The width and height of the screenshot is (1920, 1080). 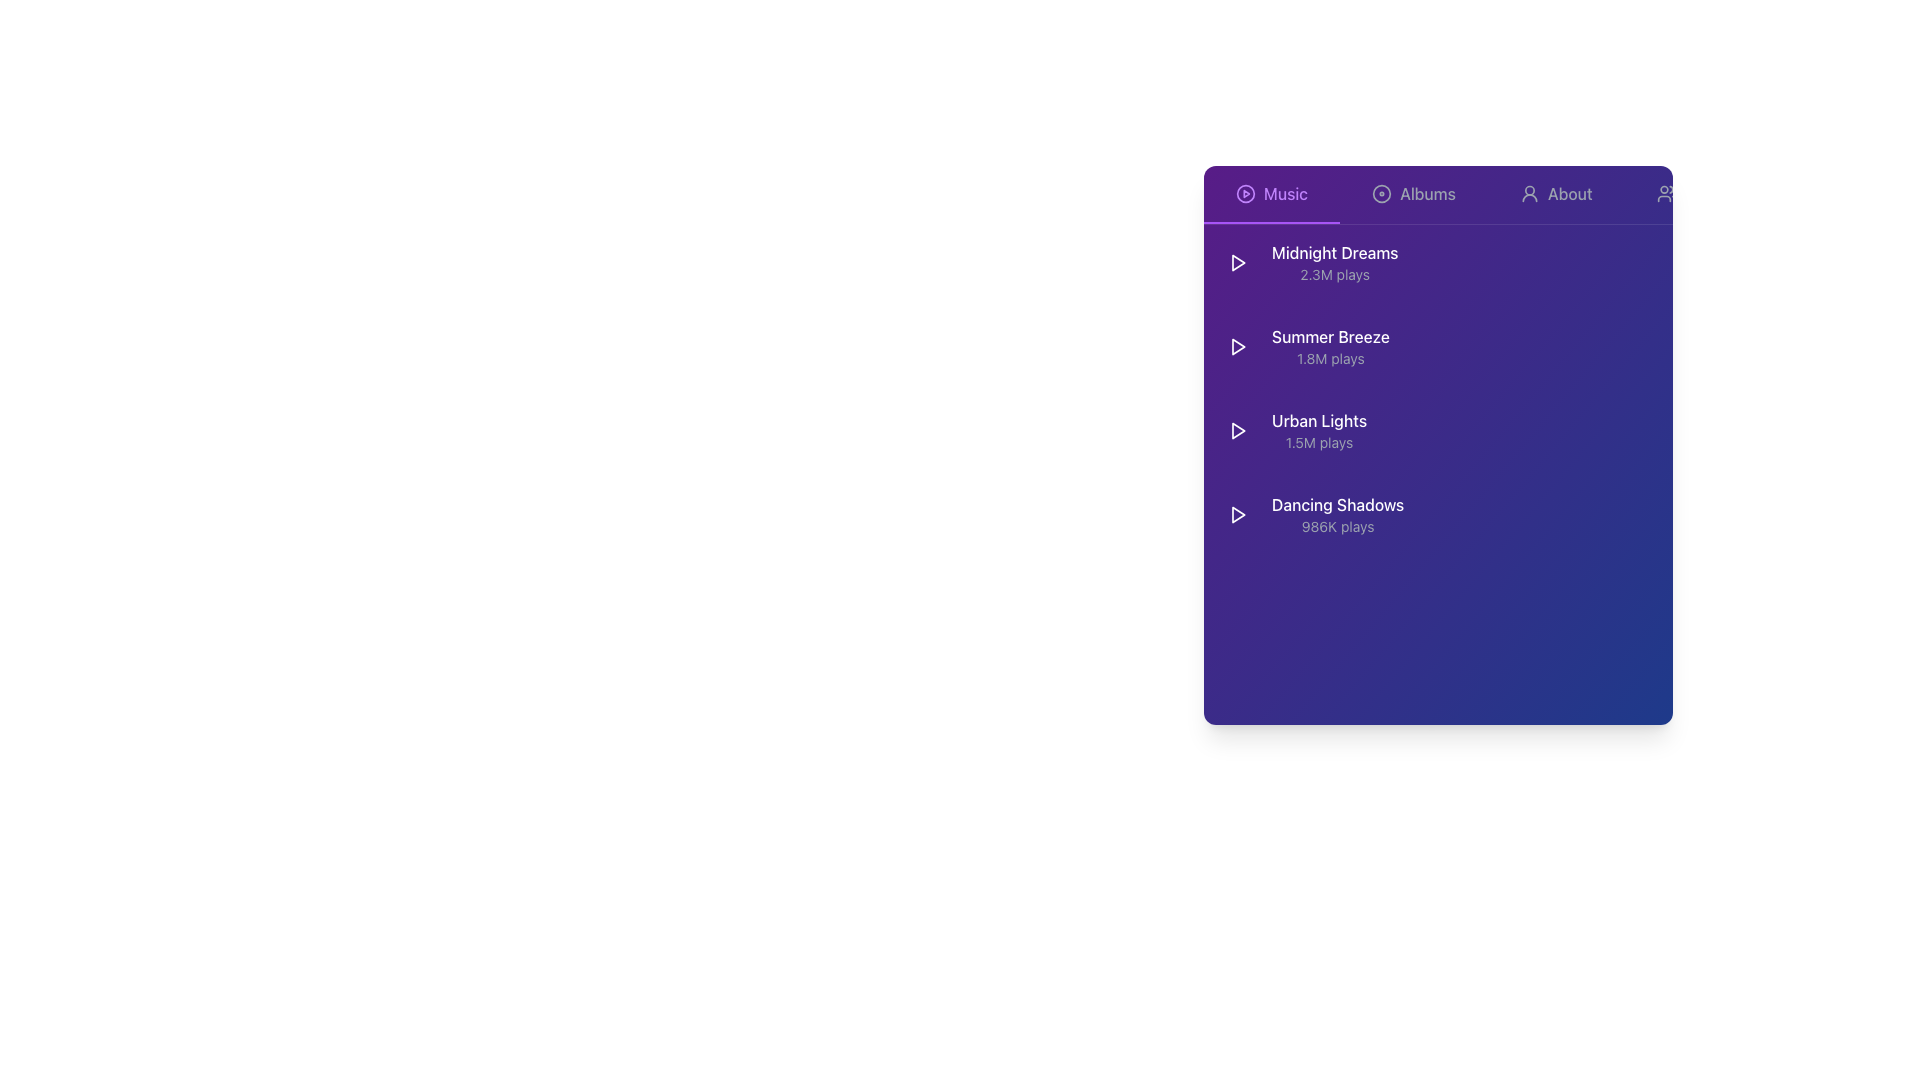 What do you see at coordinates (1583, 514) in the screenshot?
I see `the like button located to the right of the song 'Dancing Shadows' to favorite the item` at bounding box center [1583, 514].